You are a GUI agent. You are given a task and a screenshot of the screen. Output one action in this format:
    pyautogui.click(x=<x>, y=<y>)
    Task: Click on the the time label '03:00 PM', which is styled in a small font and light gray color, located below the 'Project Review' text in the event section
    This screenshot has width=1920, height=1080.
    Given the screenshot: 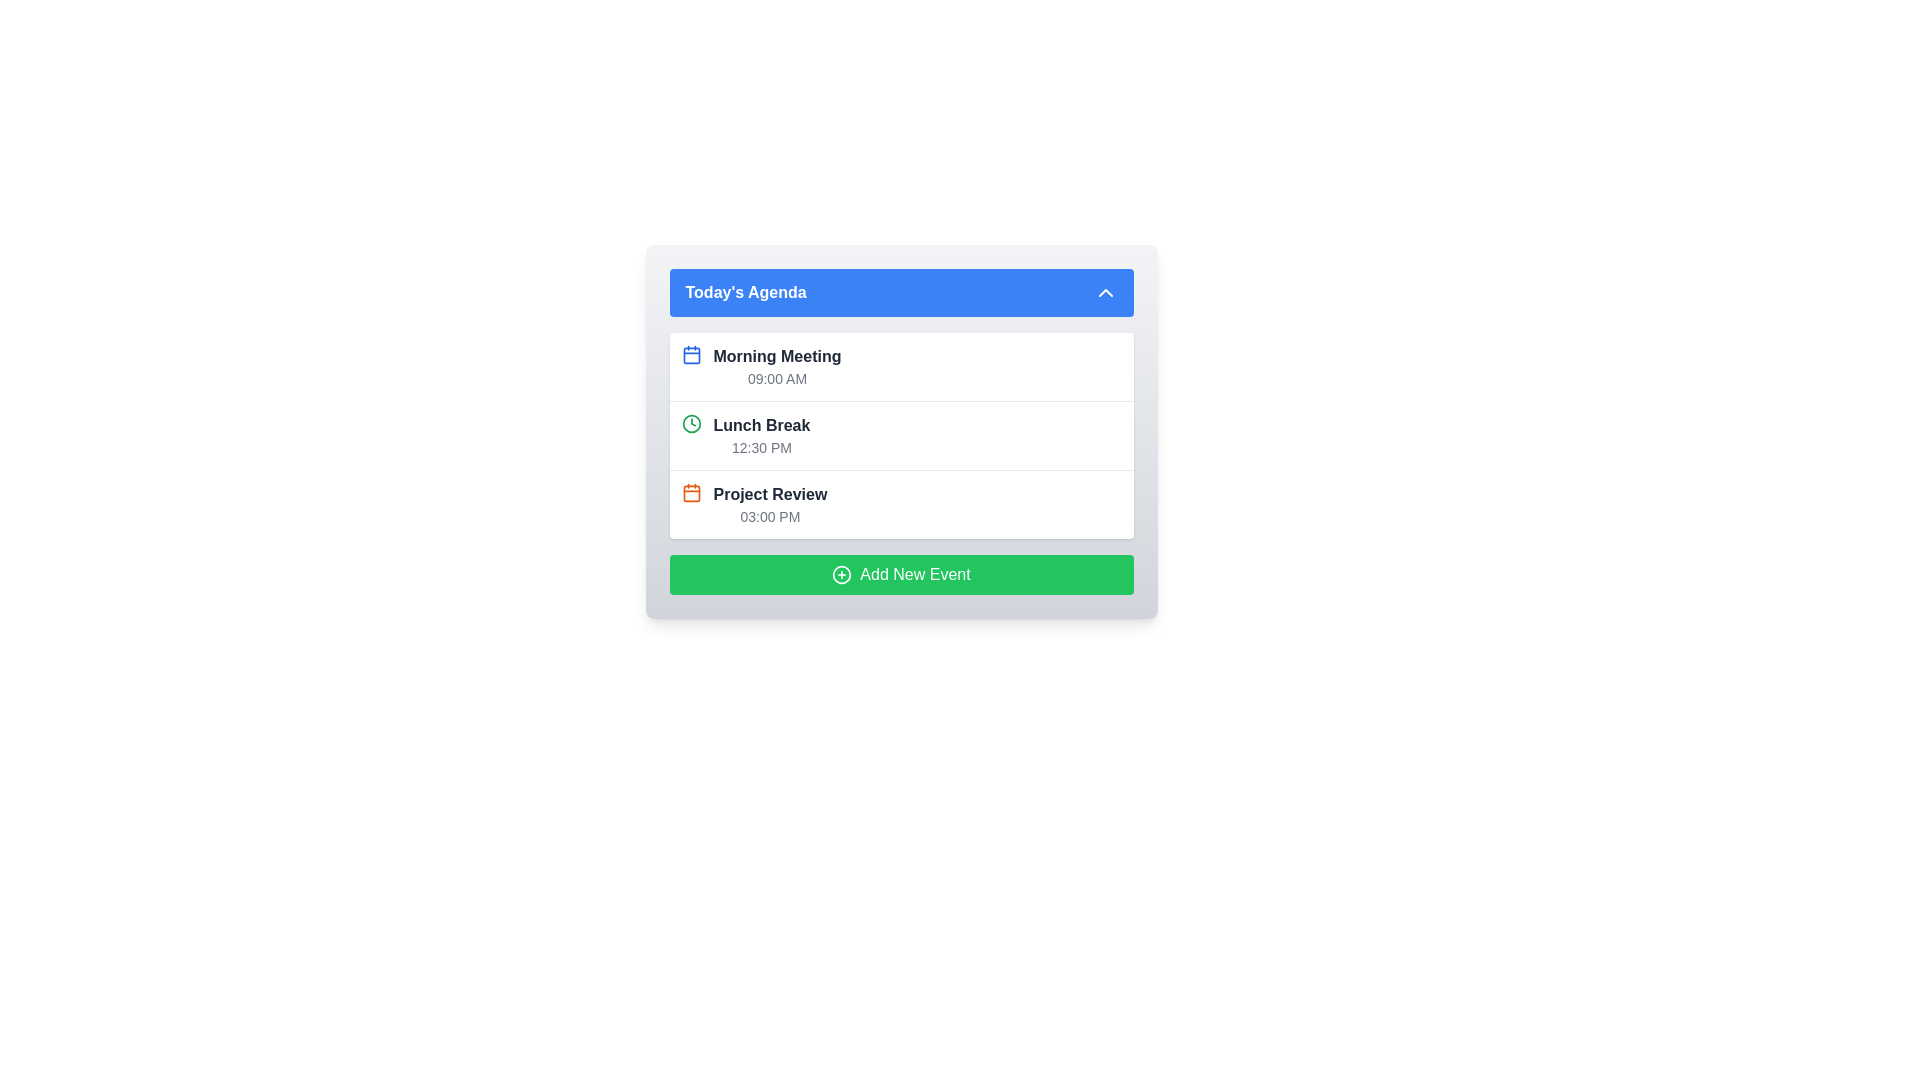 What is the action you would take?
    pyautogui.click(x=769, y=515)
    